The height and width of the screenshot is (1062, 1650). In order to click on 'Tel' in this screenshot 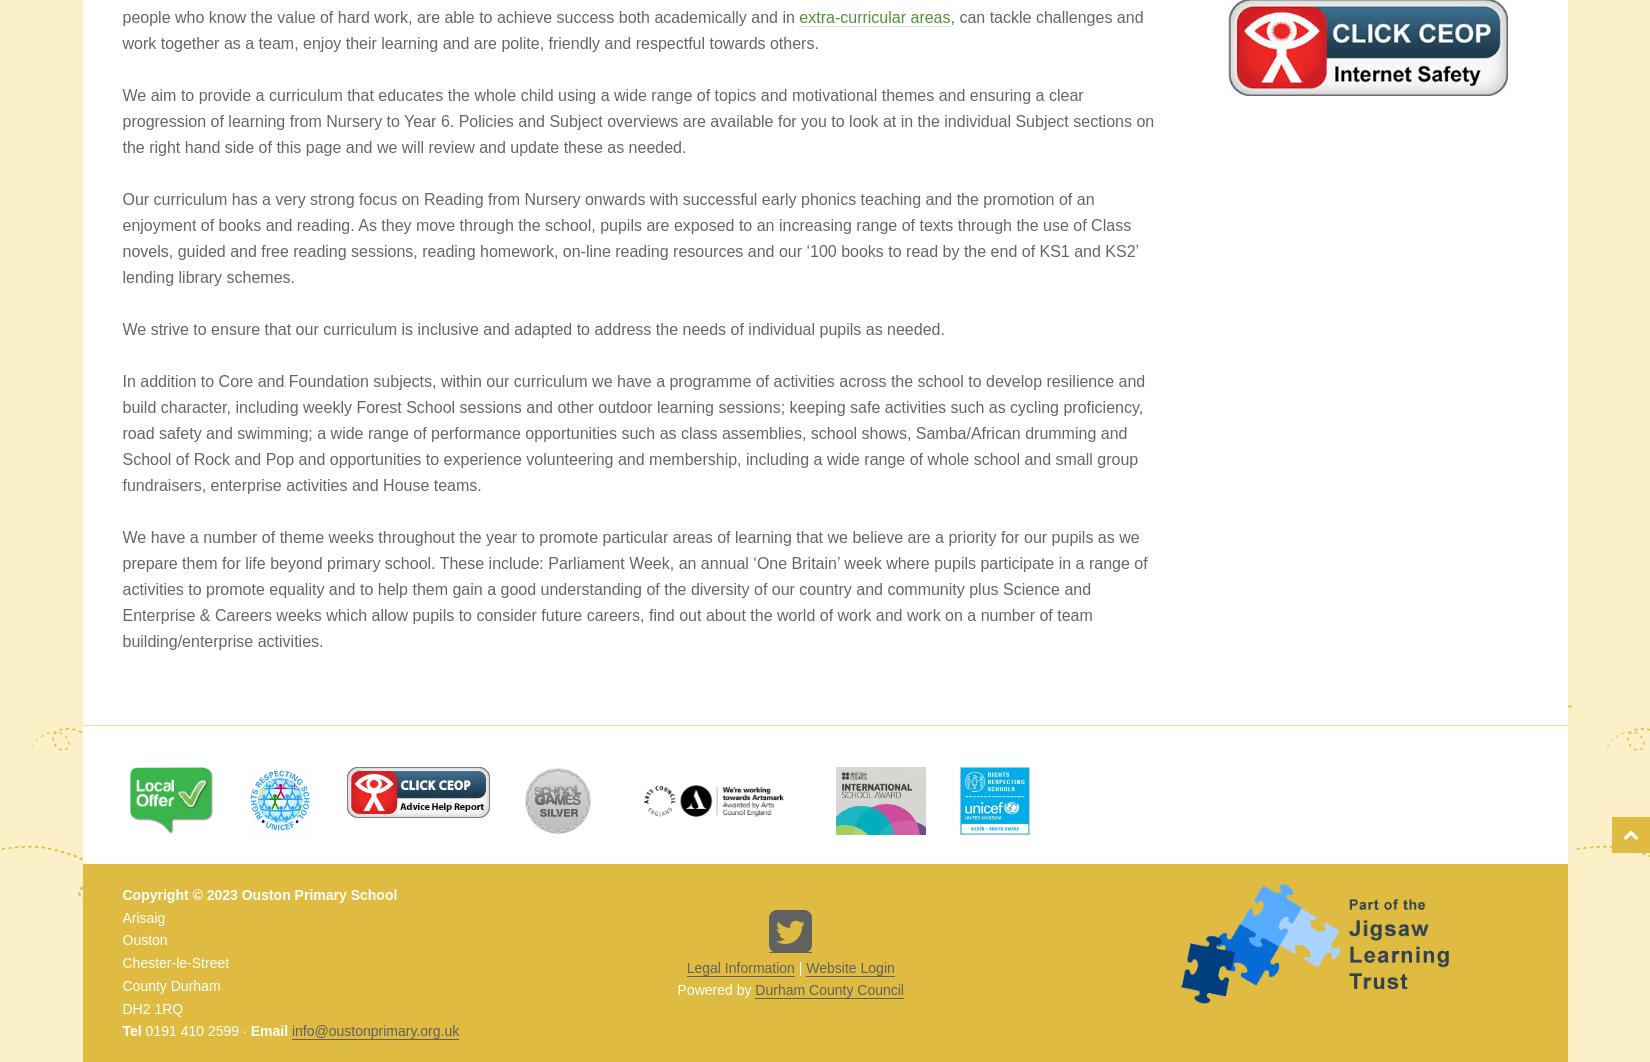, I will do `click(131, 1029)`.